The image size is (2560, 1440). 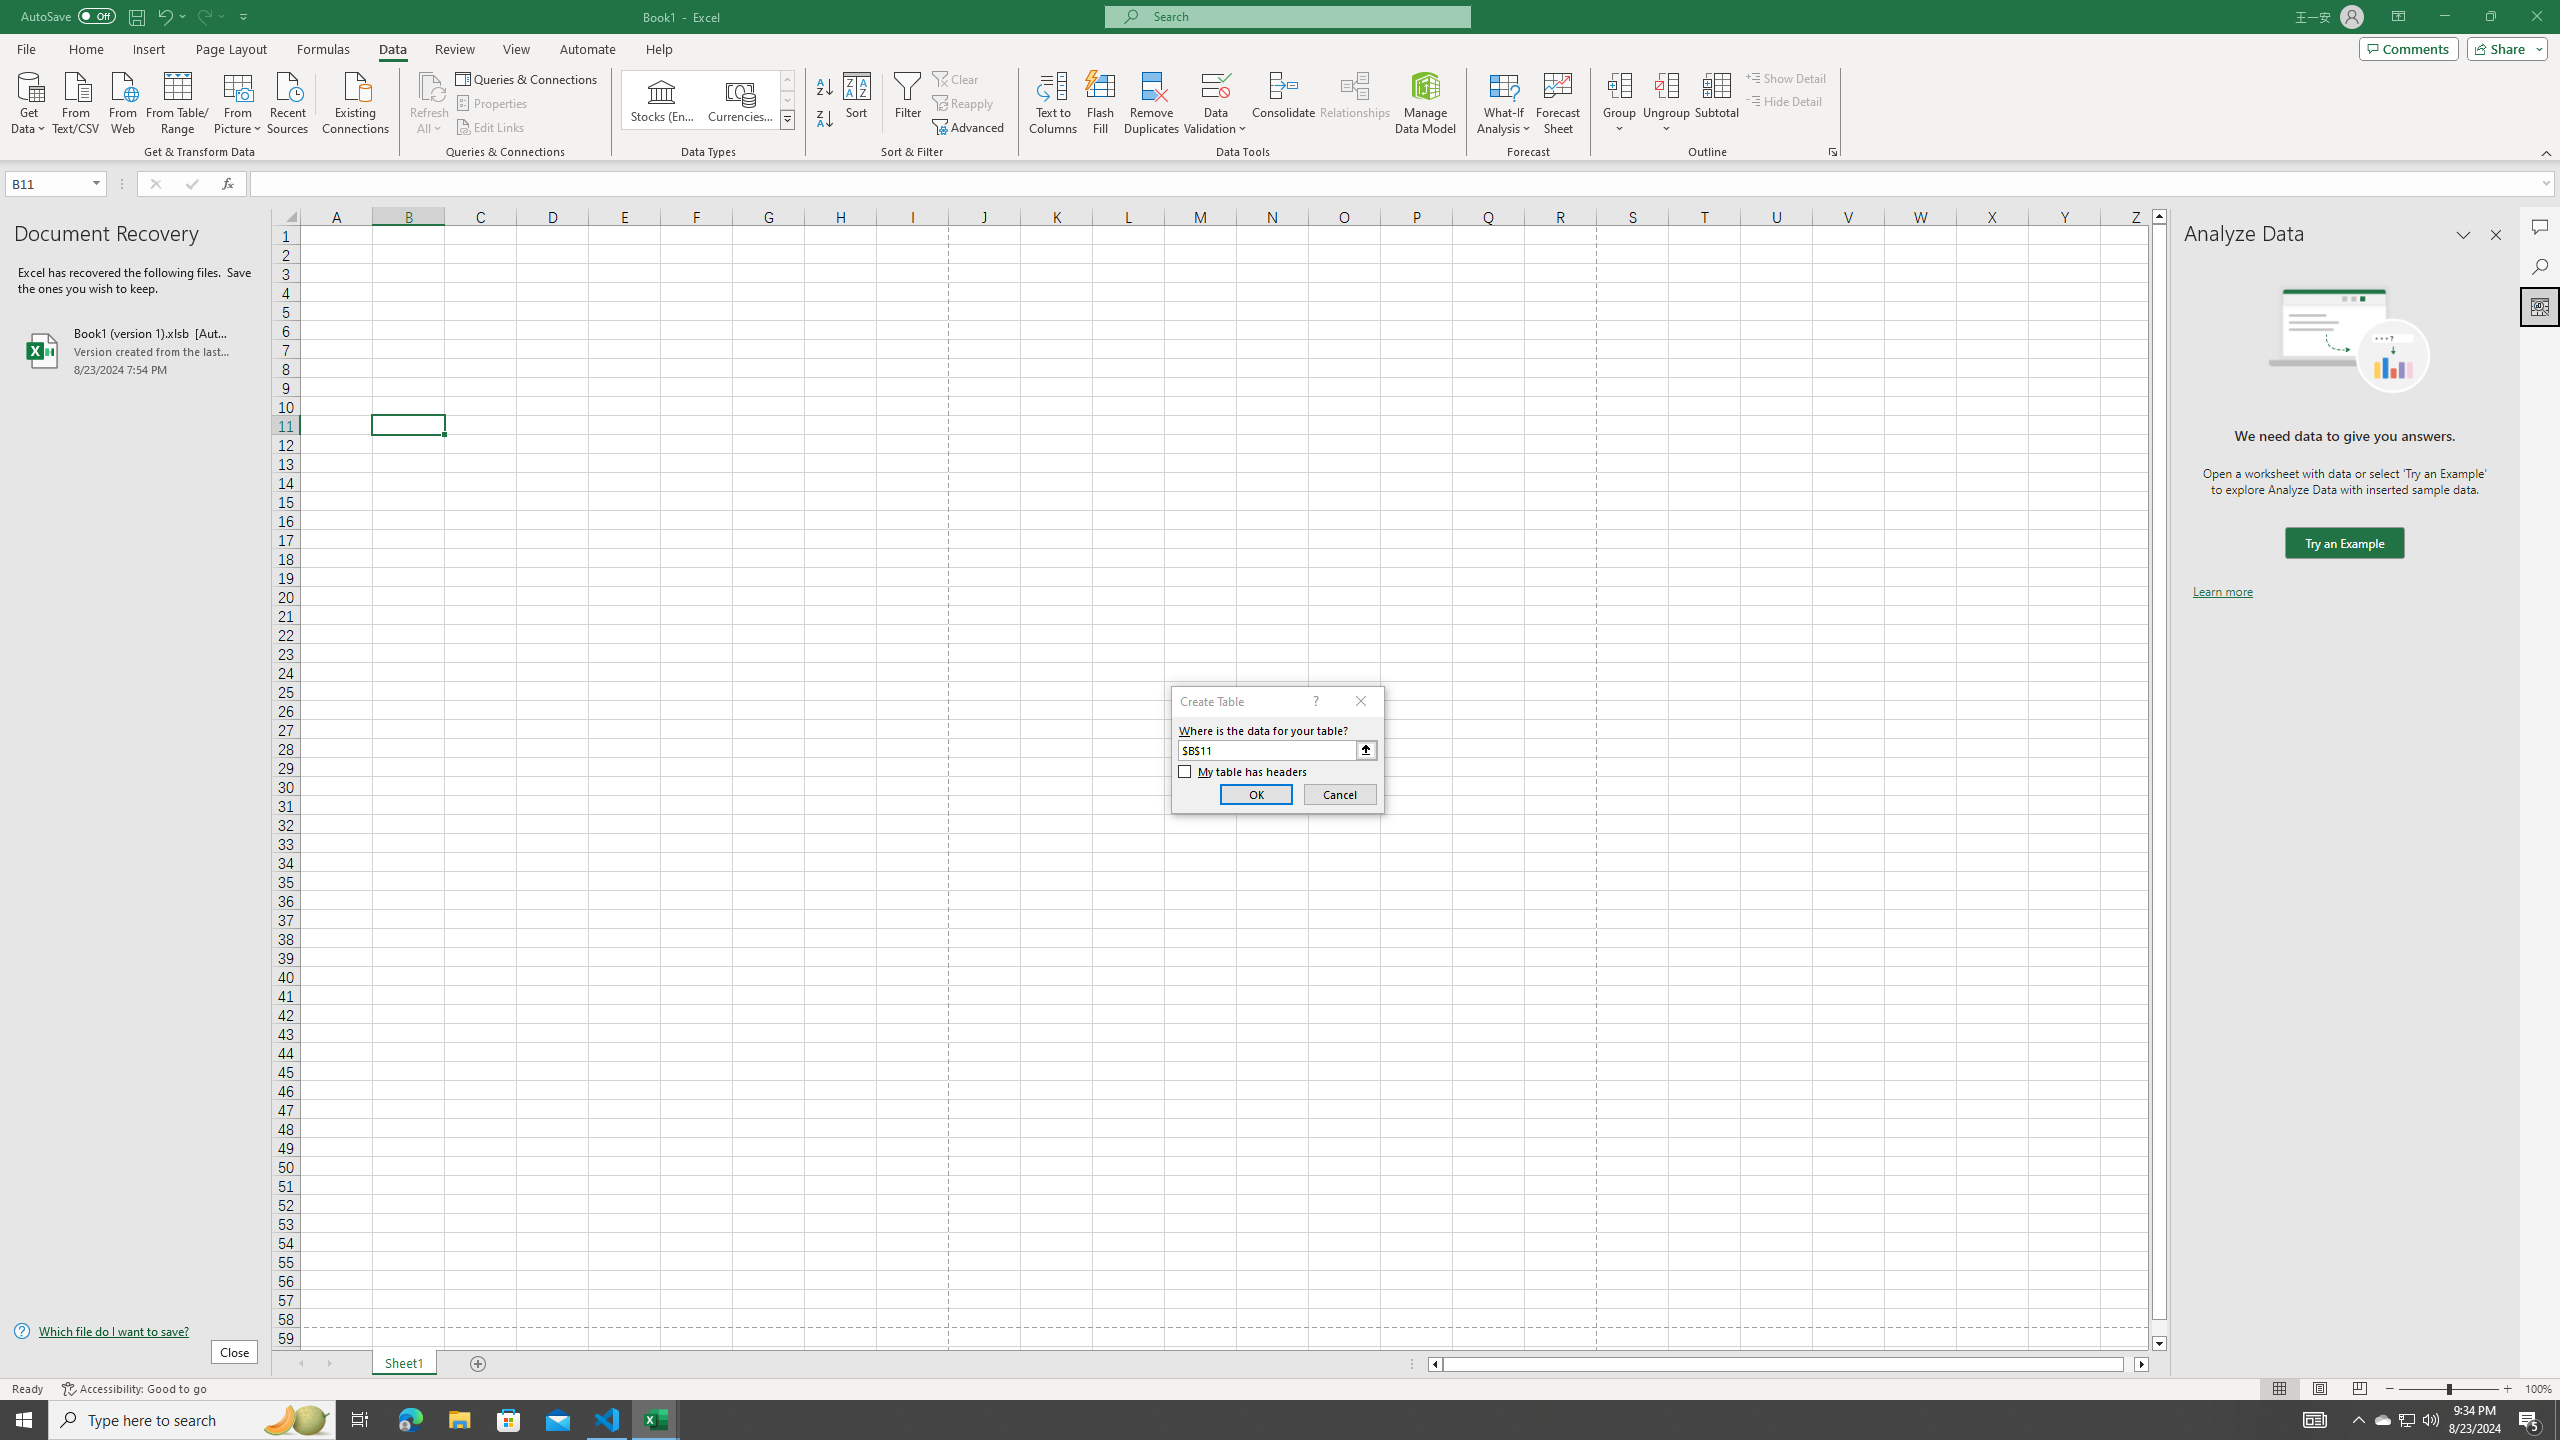 I want to click on 'Edit Links', so click(x=490, y=127).